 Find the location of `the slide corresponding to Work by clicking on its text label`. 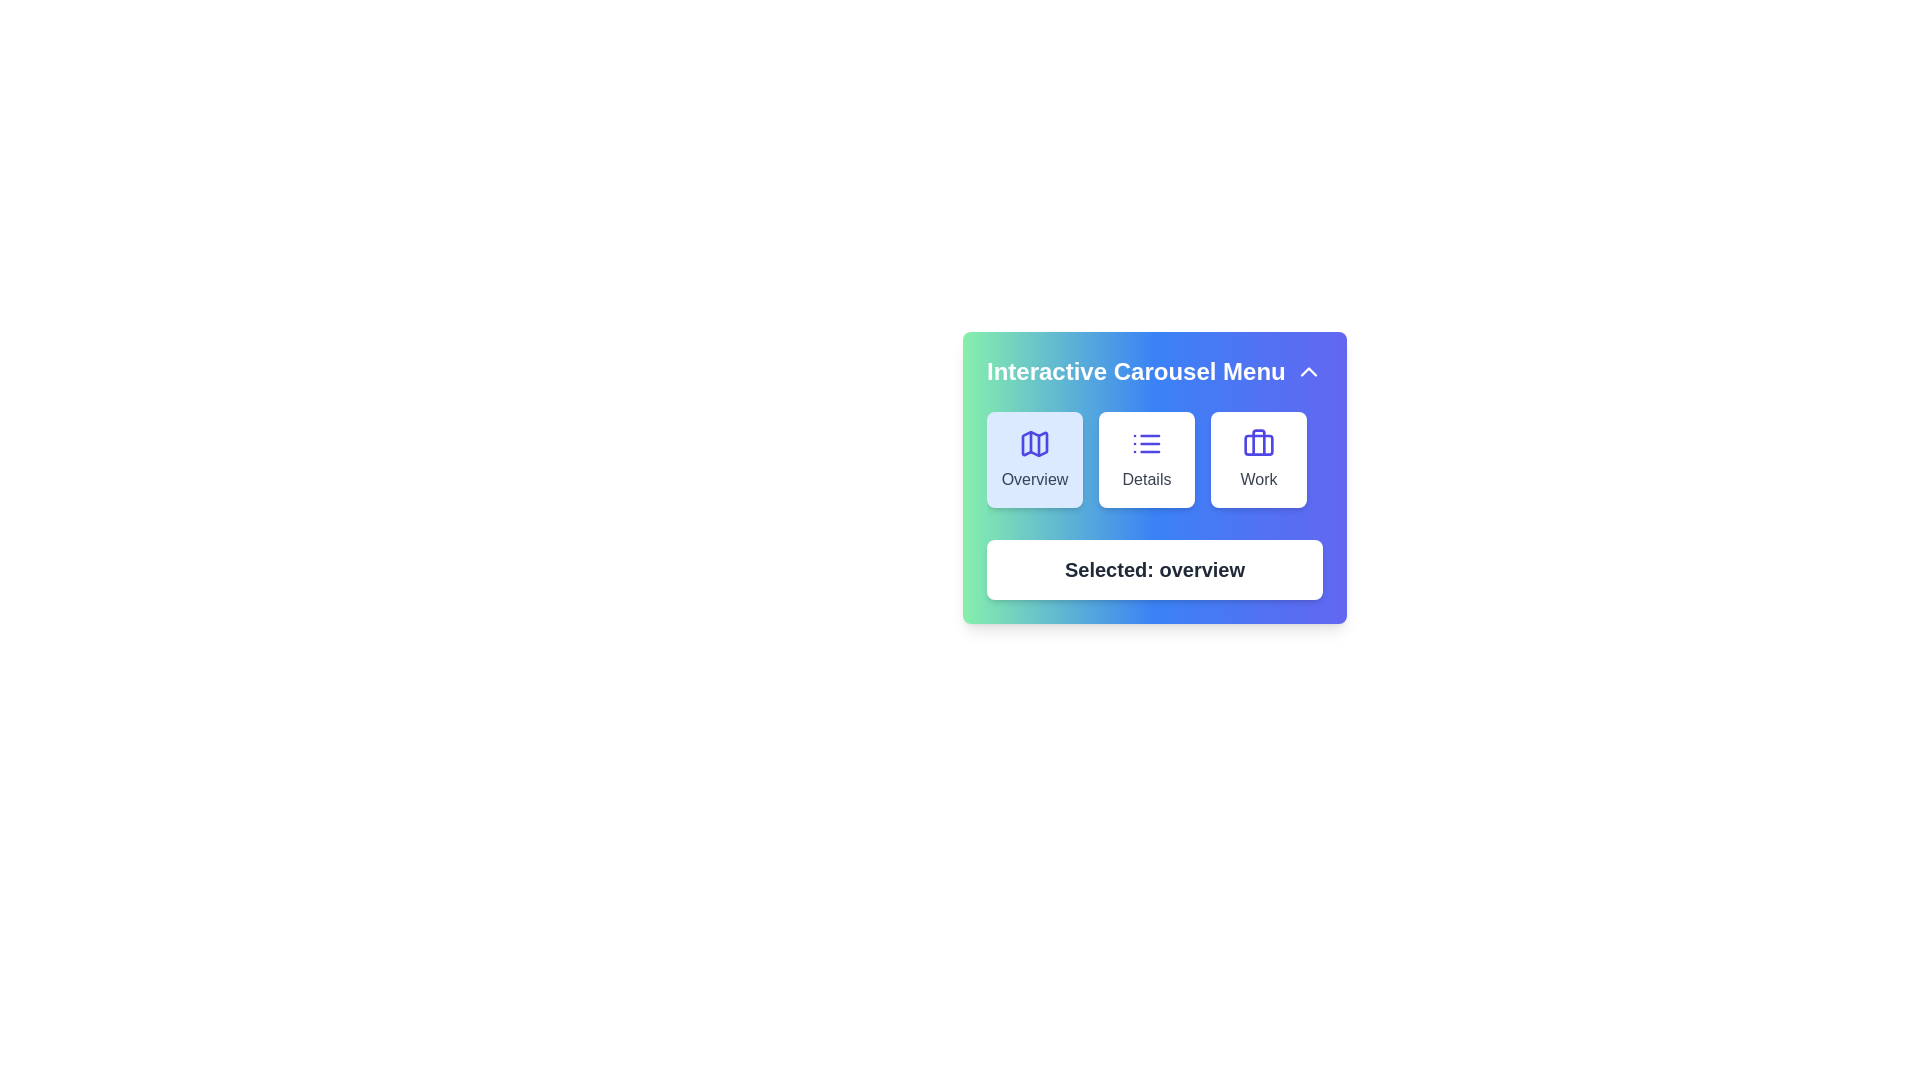

the slide corresponding to Work by clicking on its text label is located at coordinates (1257, 479).